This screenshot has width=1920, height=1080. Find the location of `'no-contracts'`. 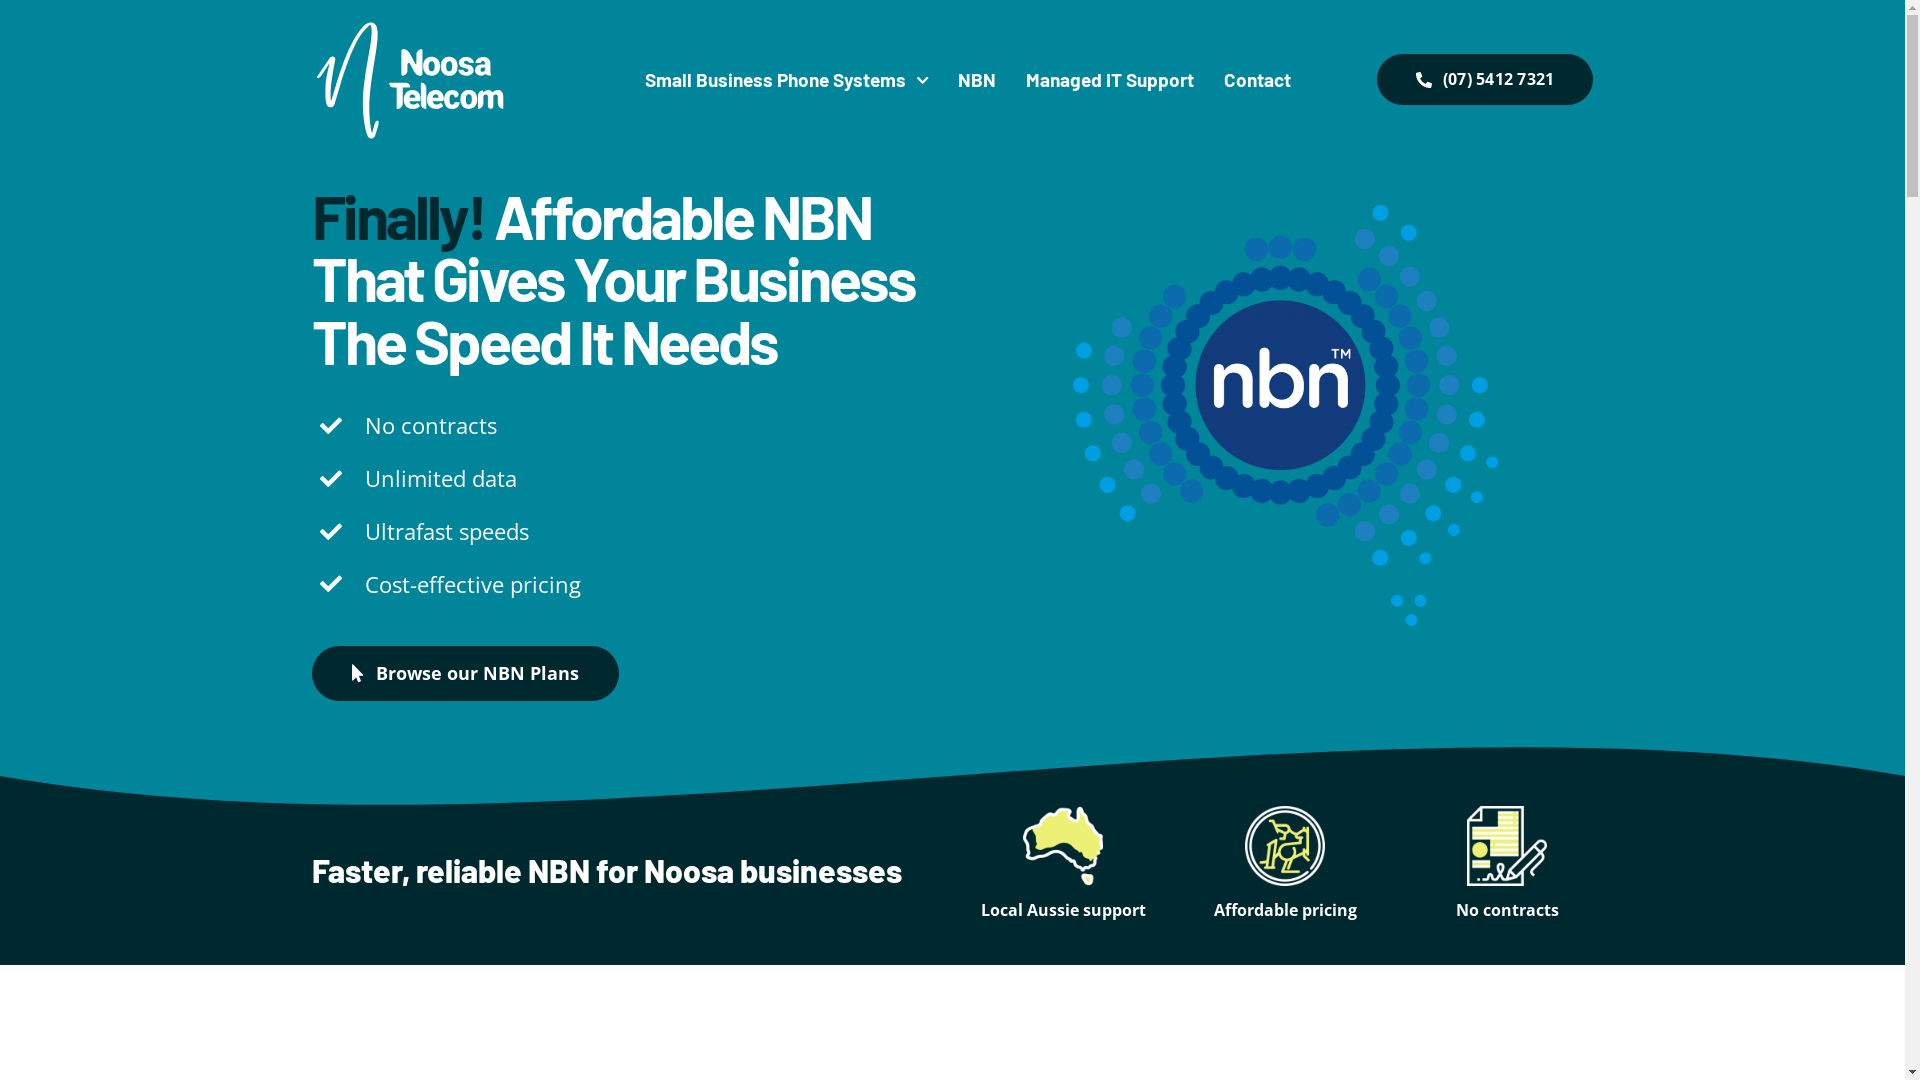

'no-contracts' is located at coordinates (1507, 845).